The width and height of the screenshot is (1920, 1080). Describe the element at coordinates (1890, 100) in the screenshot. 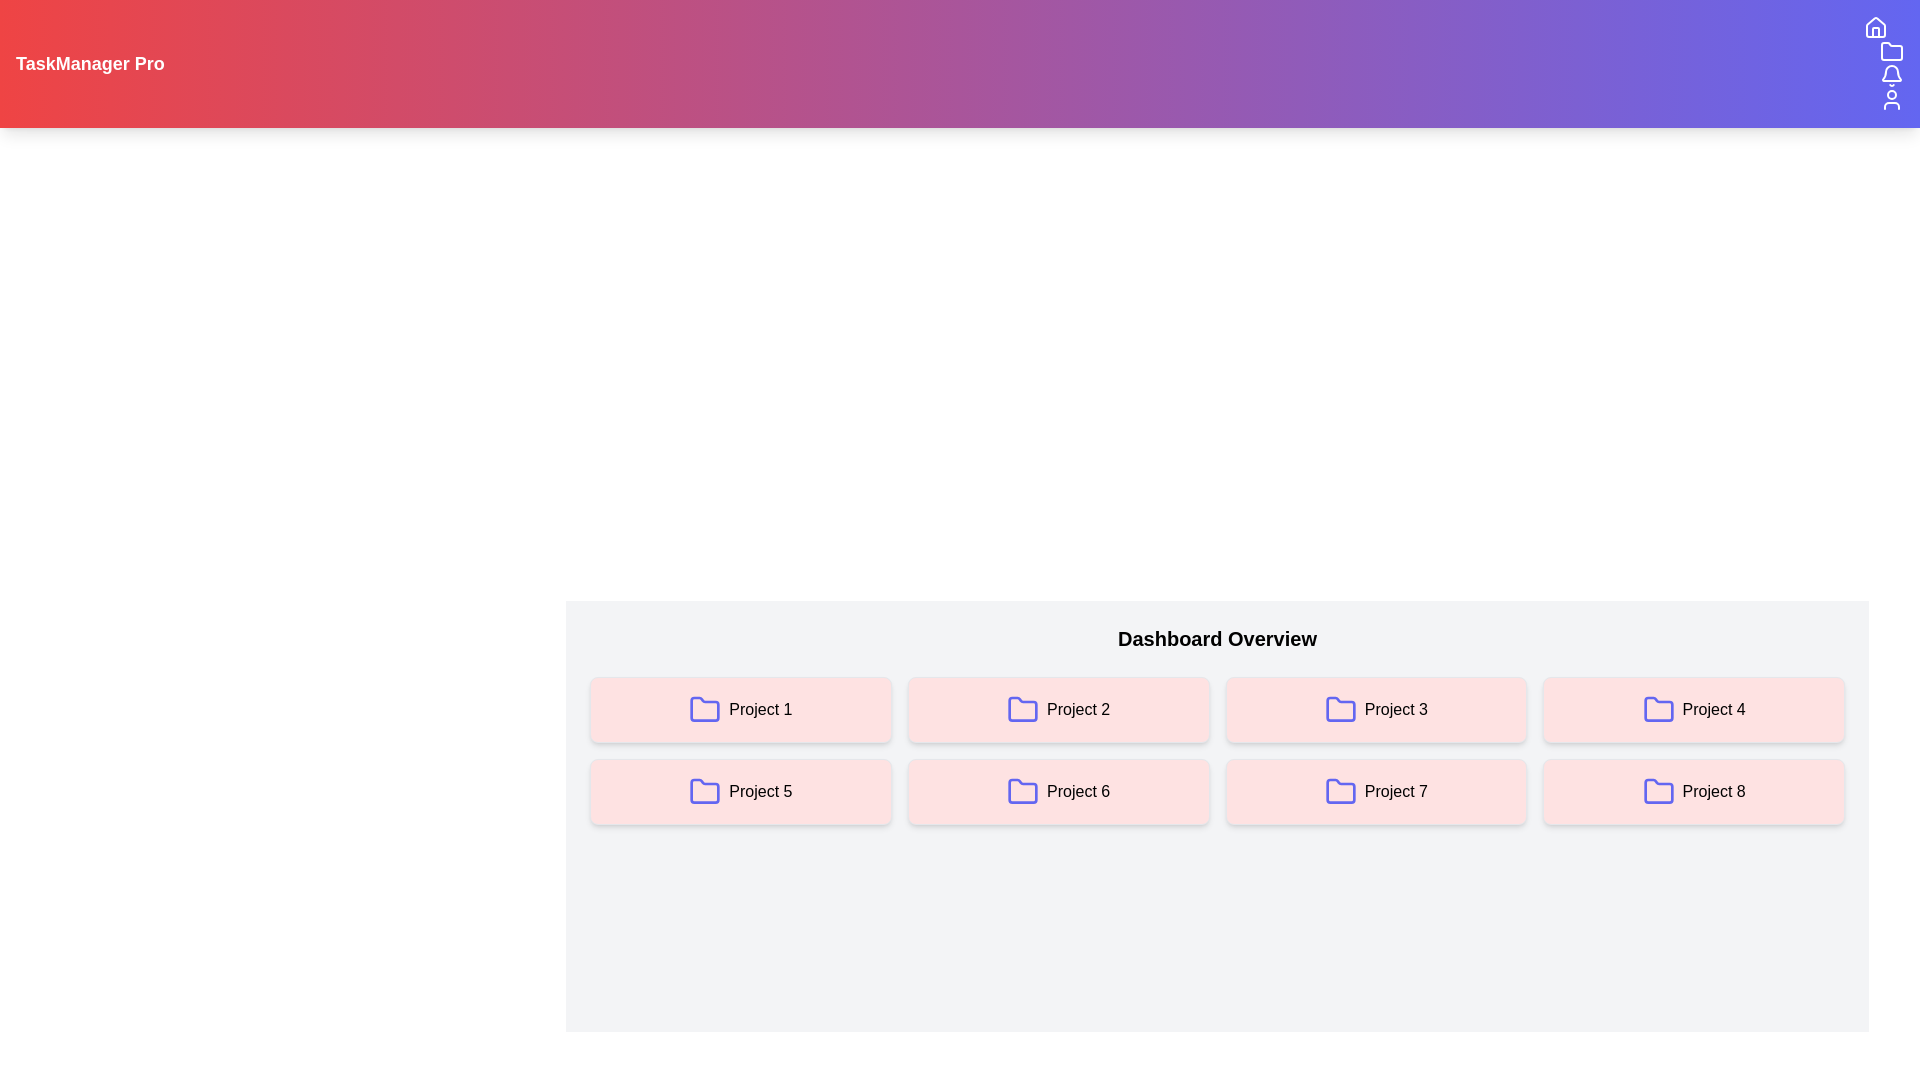

I see `the navigation icon User to perform its associated action` at that location.